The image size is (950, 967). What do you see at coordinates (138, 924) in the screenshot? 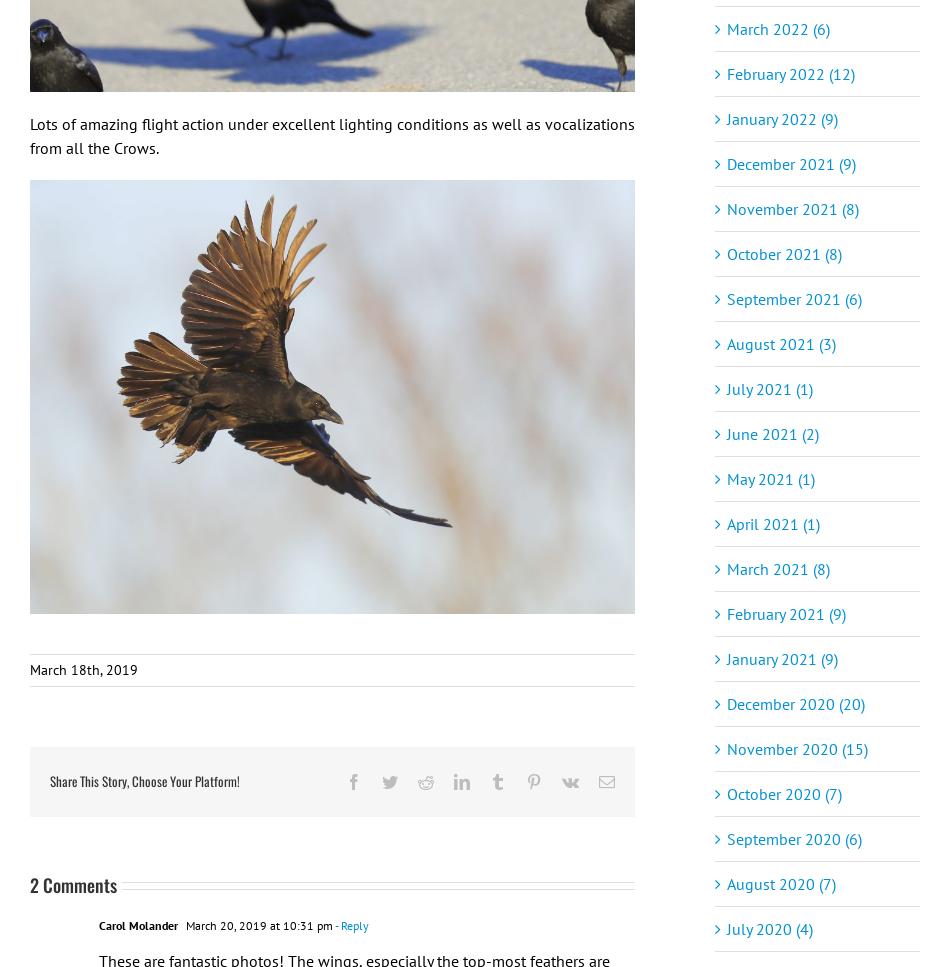
I see `'Carol Molander'` at bounding box center [138, 924].